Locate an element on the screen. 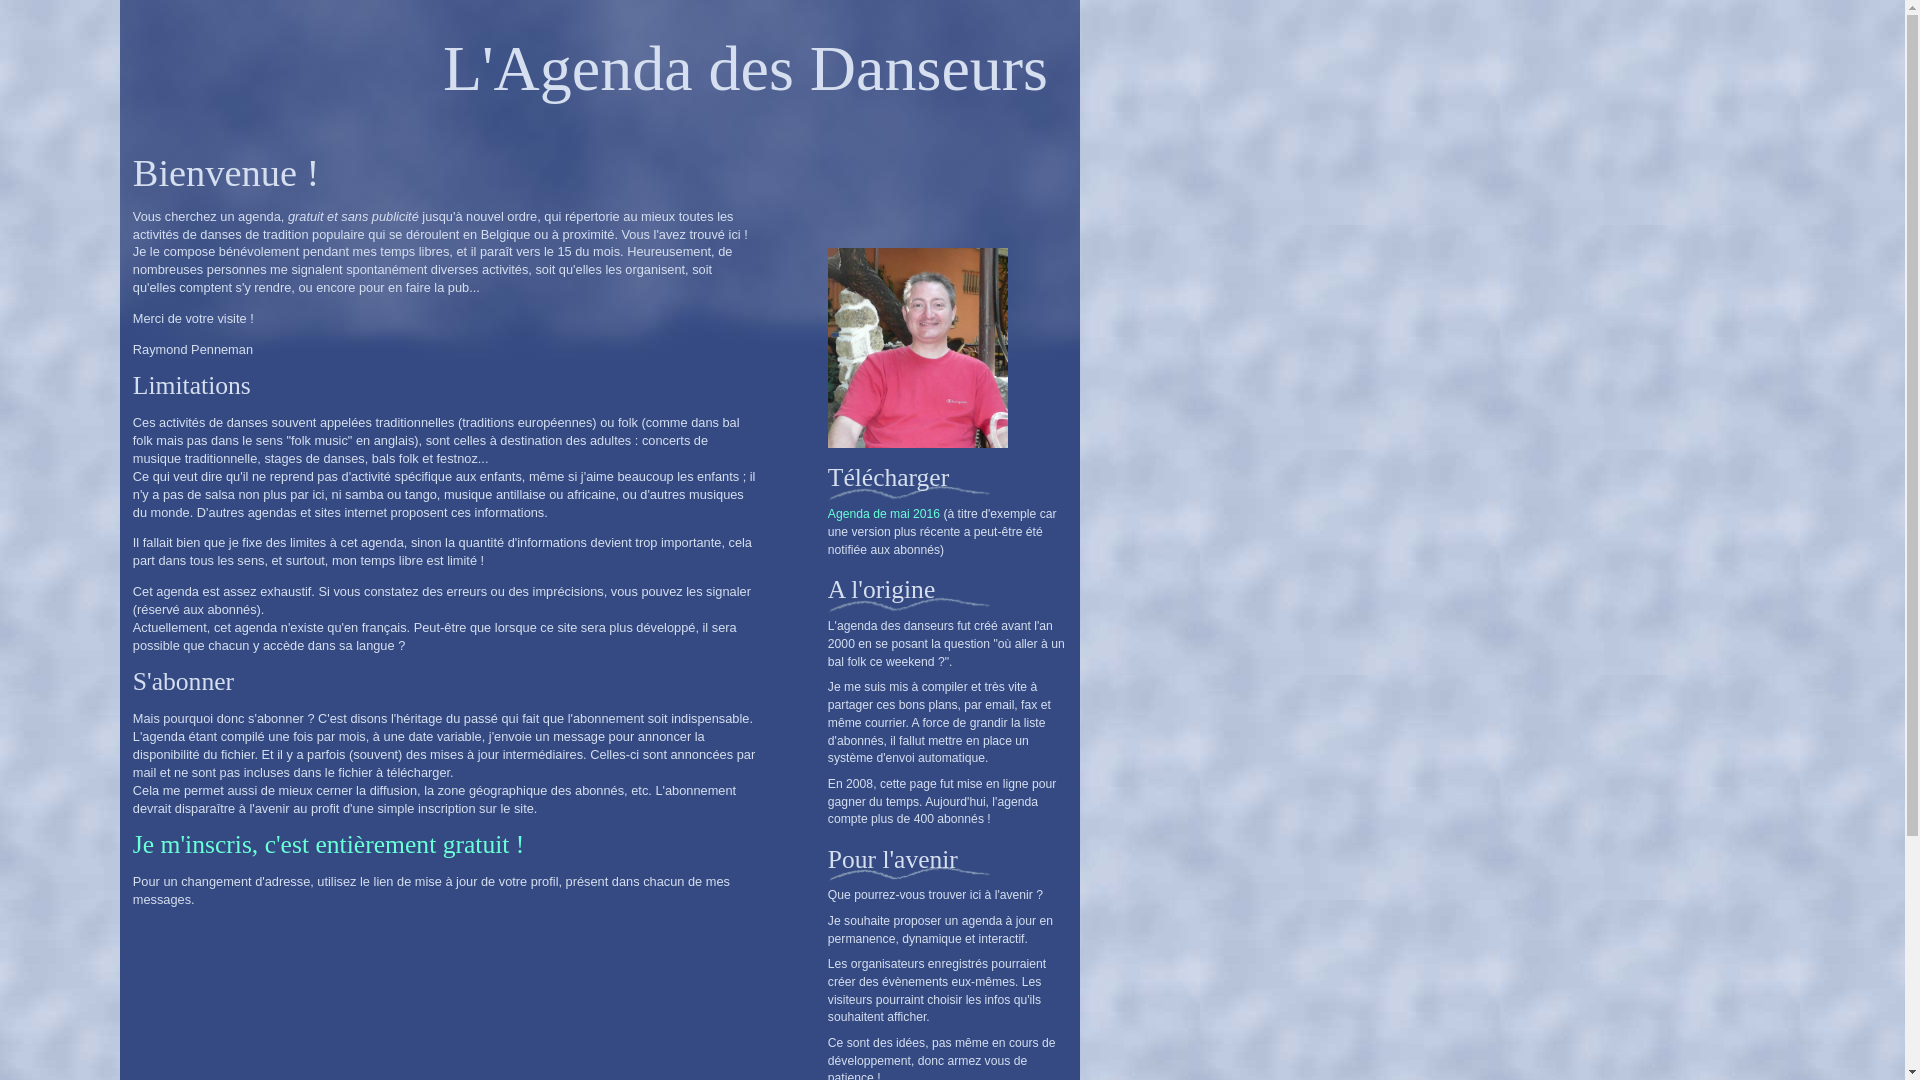 The width and height of the screenshot is (1920, 1080). 'Agenda de mai 2016' is located at coordinates (882, 512).